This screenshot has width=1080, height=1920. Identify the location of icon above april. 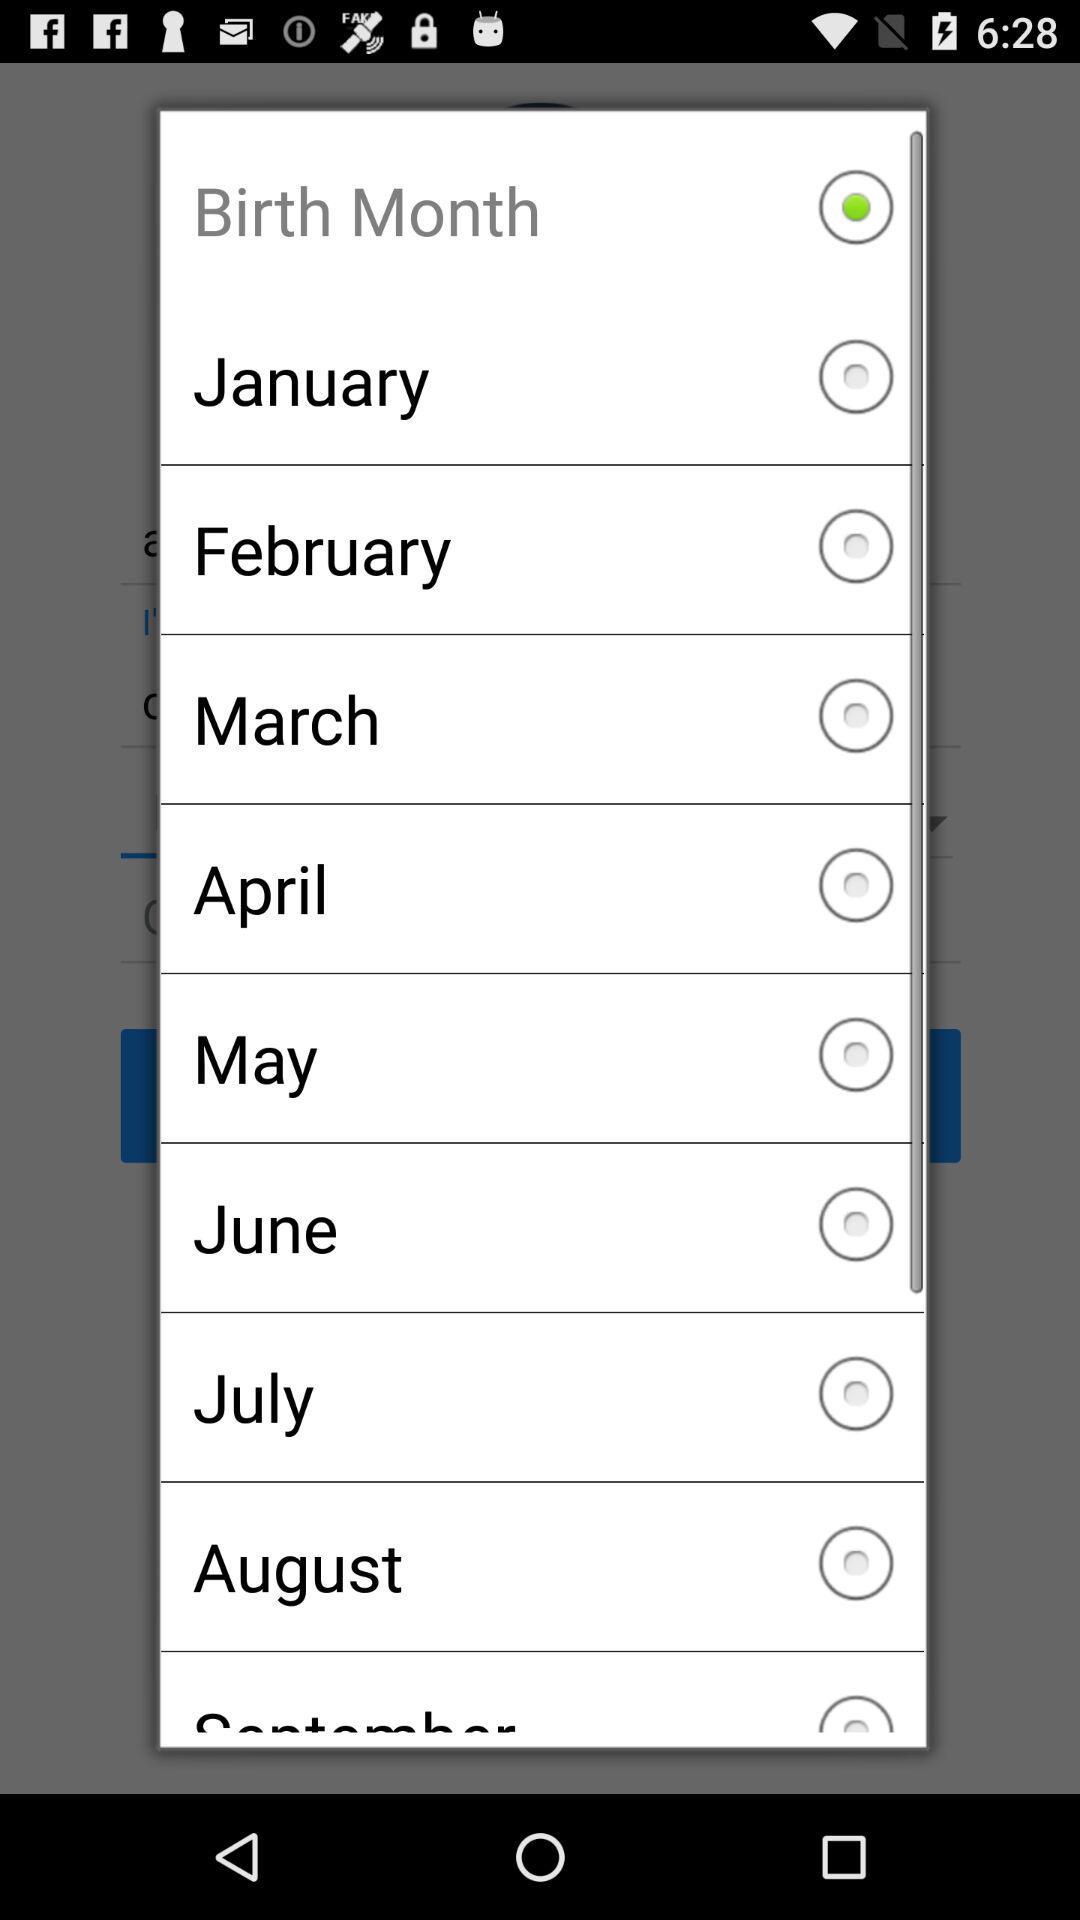
(542, 719).